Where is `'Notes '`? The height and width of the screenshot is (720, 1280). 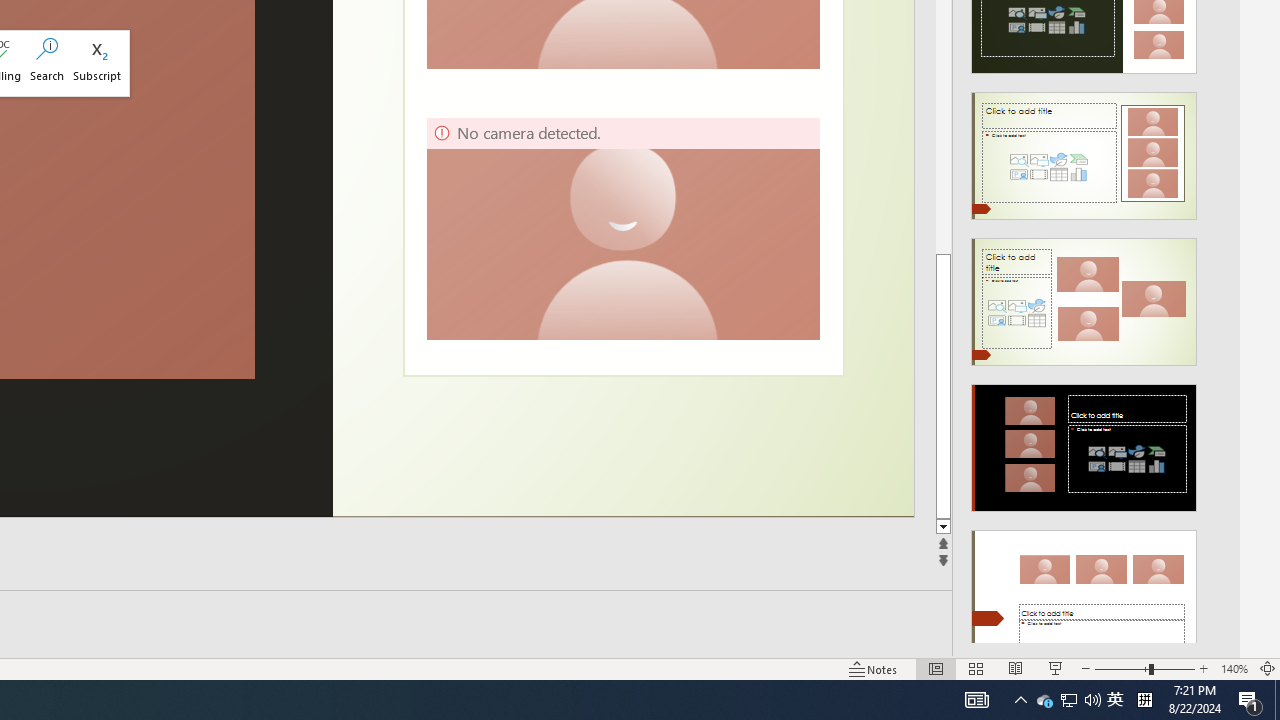
'Notes ' is located at coordinates (874, 669).